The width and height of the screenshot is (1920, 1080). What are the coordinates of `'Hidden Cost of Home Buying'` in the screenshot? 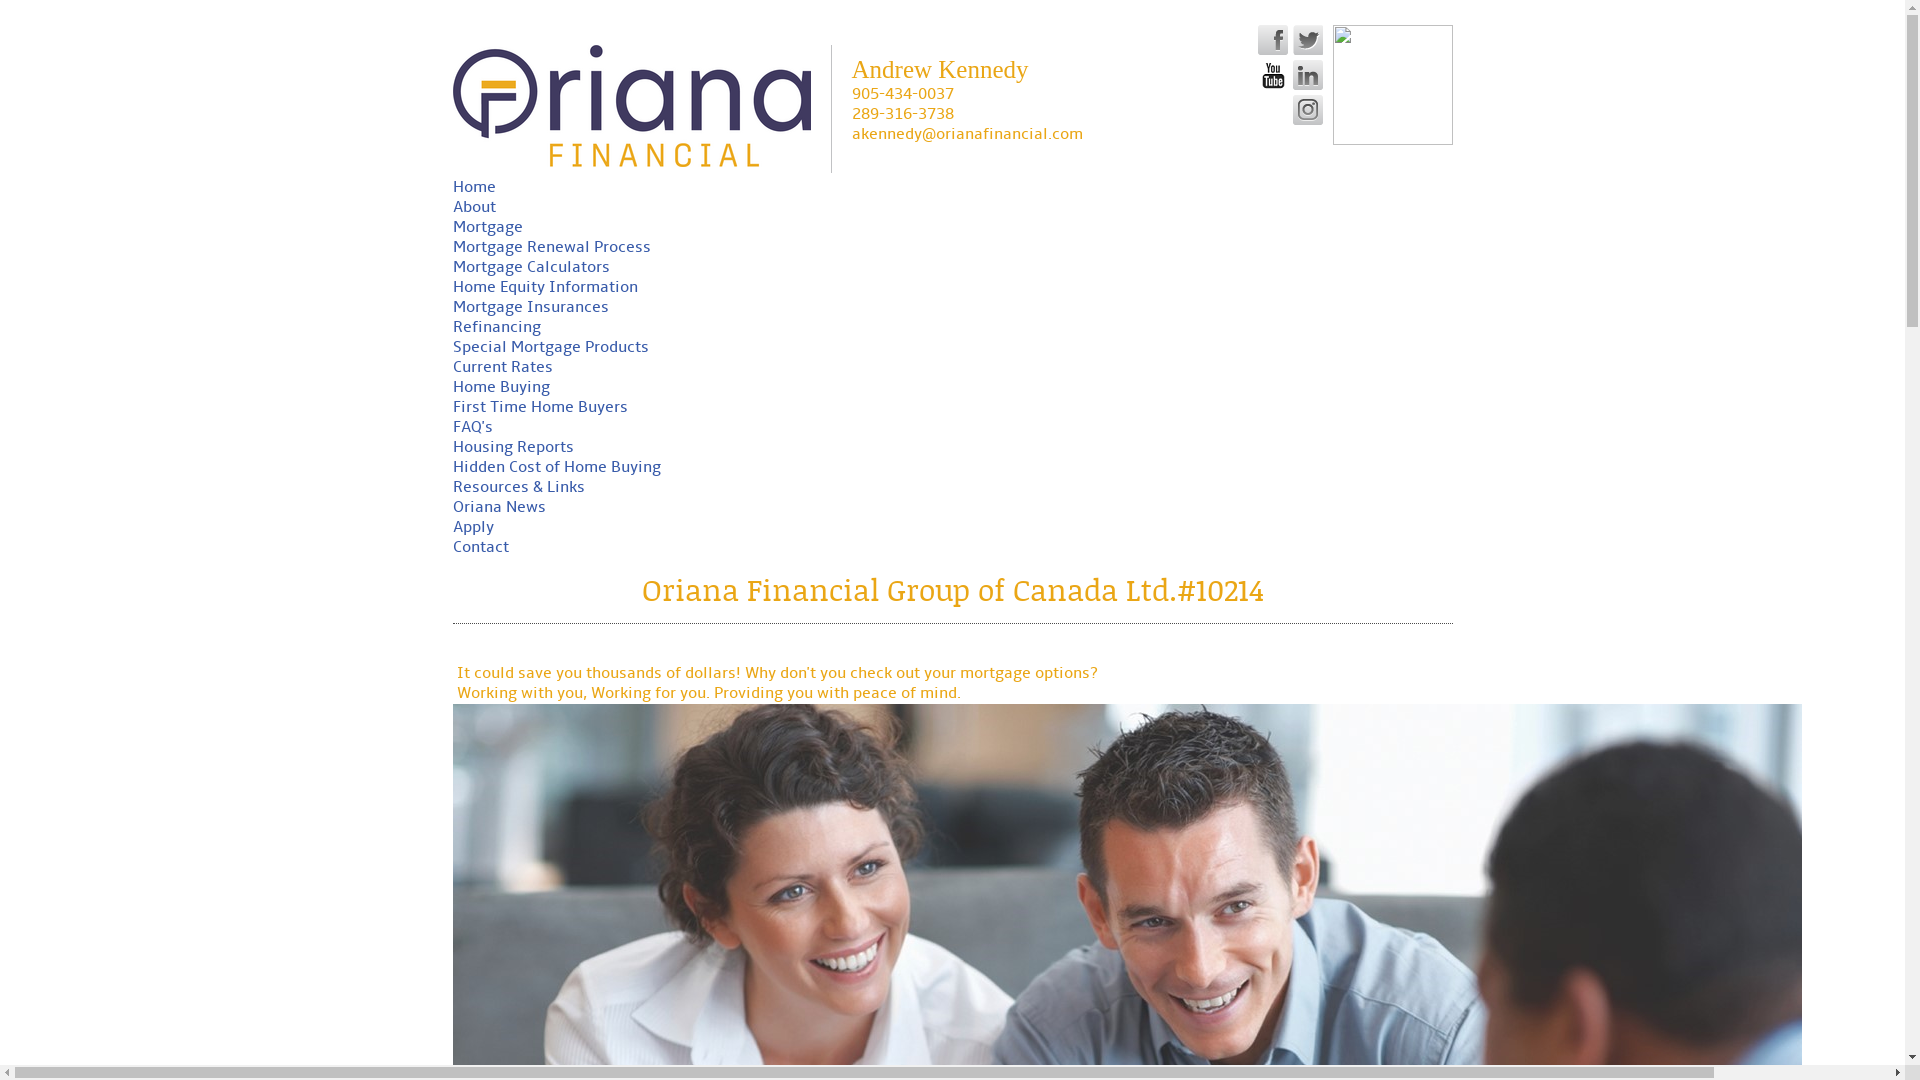 It's located at (556, 467).